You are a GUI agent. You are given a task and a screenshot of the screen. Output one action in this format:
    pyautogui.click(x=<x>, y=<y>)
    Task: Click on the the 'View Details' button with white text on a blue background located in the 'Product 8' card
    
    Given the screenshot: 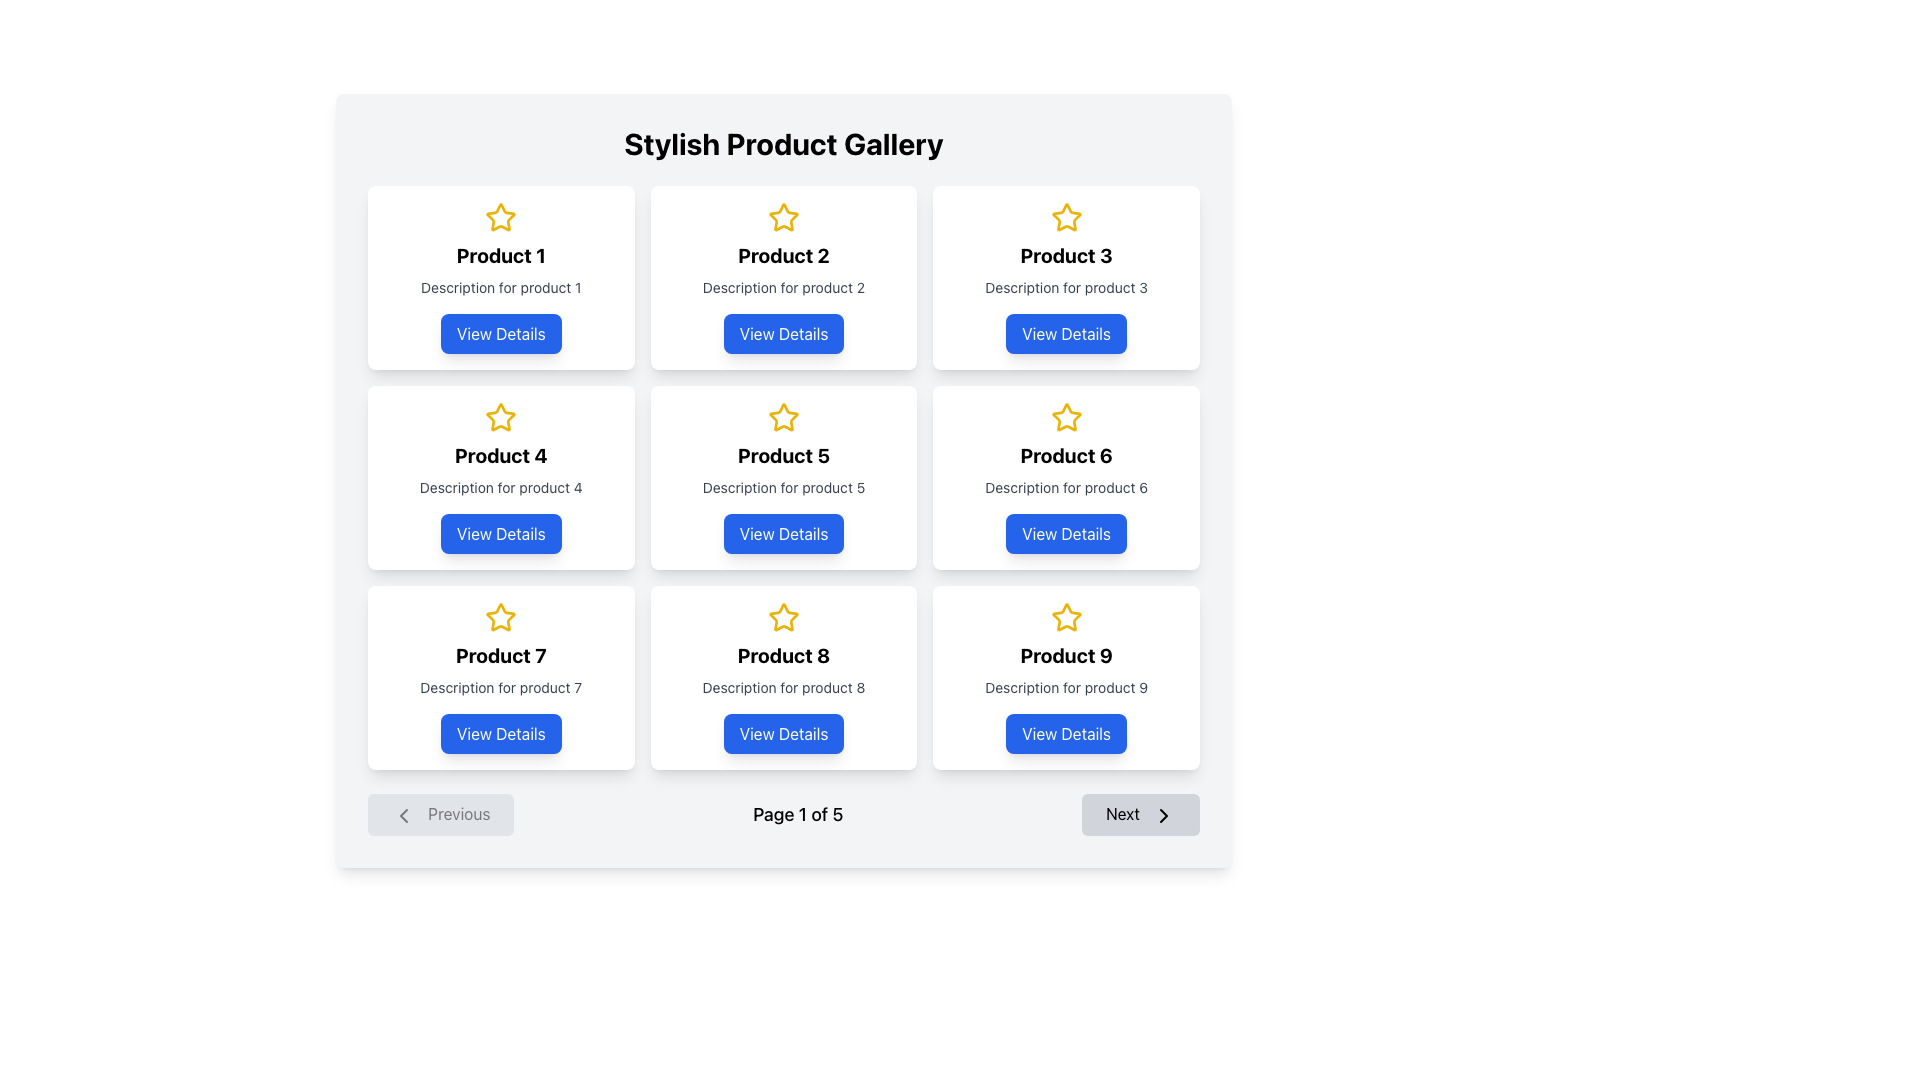 What is the action you would take?
    pyautogui.click(x=782, y=733)
    